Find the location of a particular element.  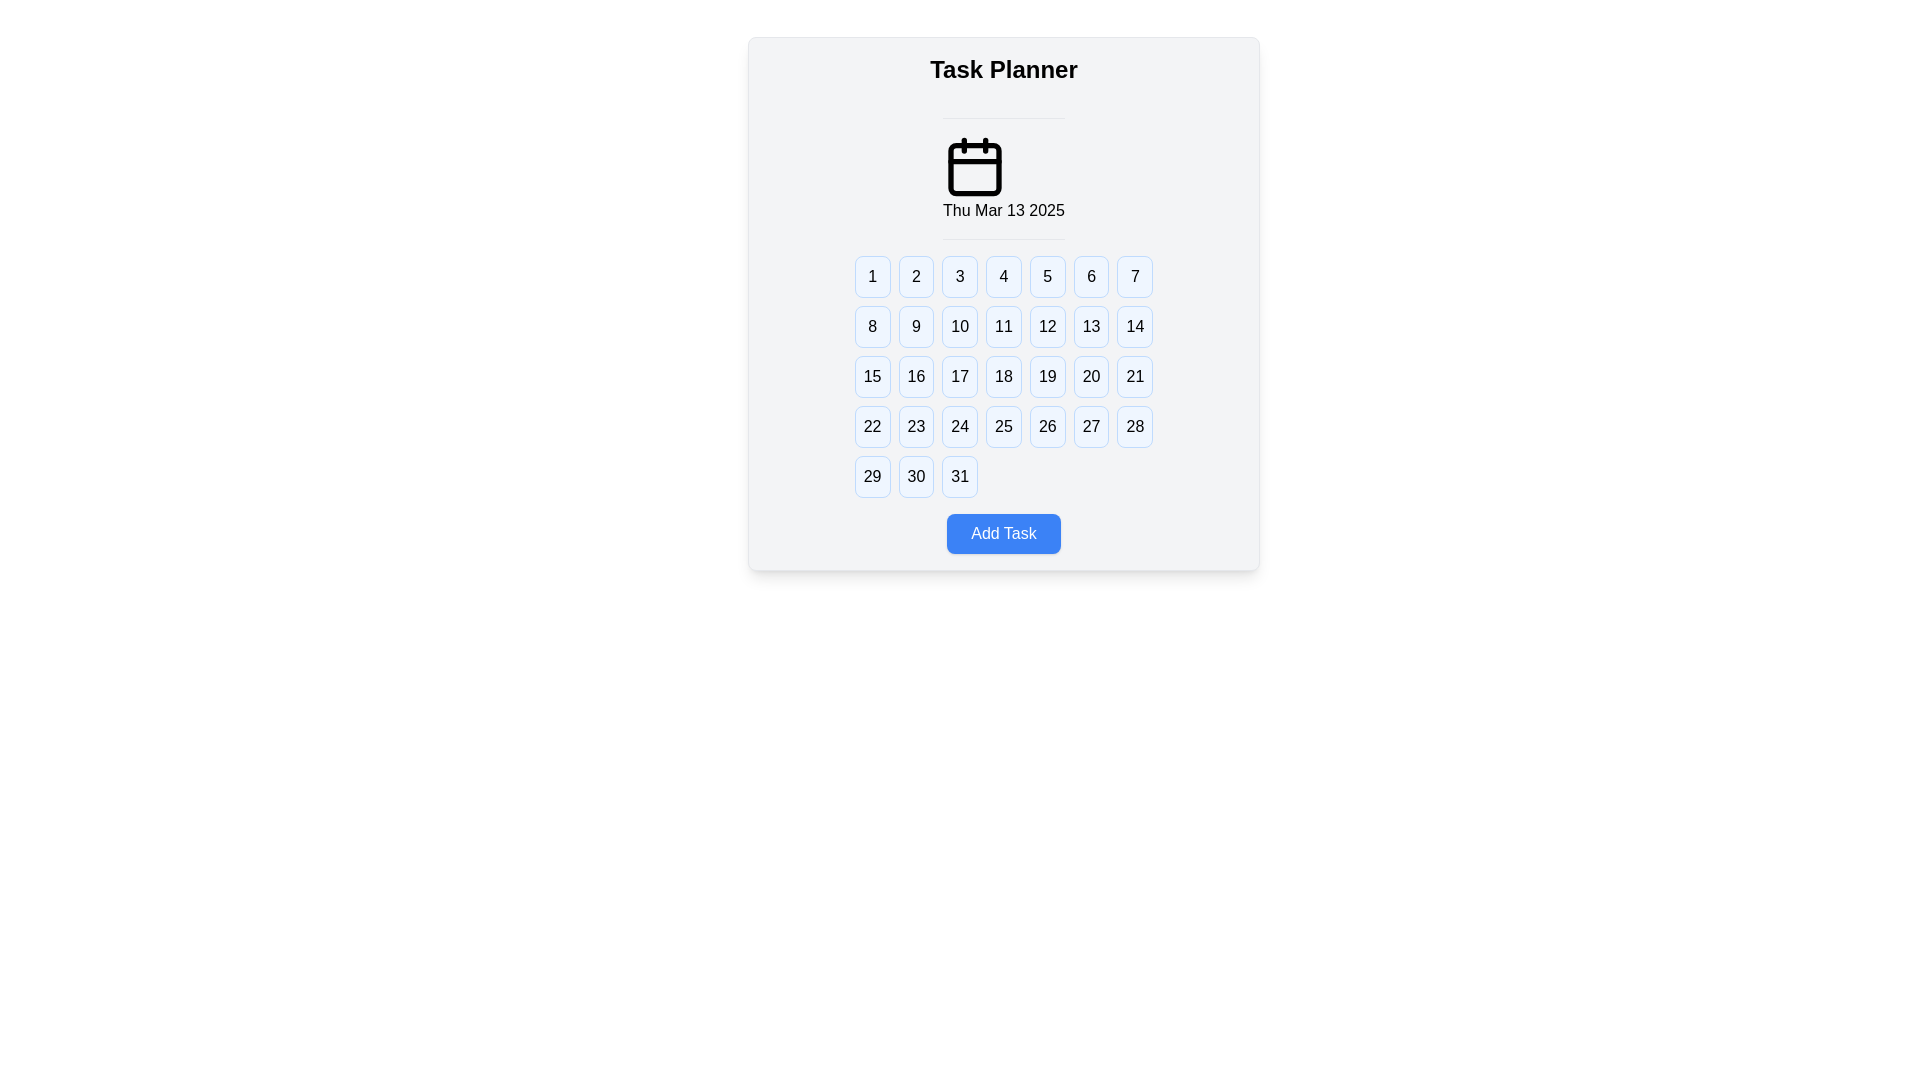

the calendar grid cell representing the 19th day is located at coordinates (1046, 377).